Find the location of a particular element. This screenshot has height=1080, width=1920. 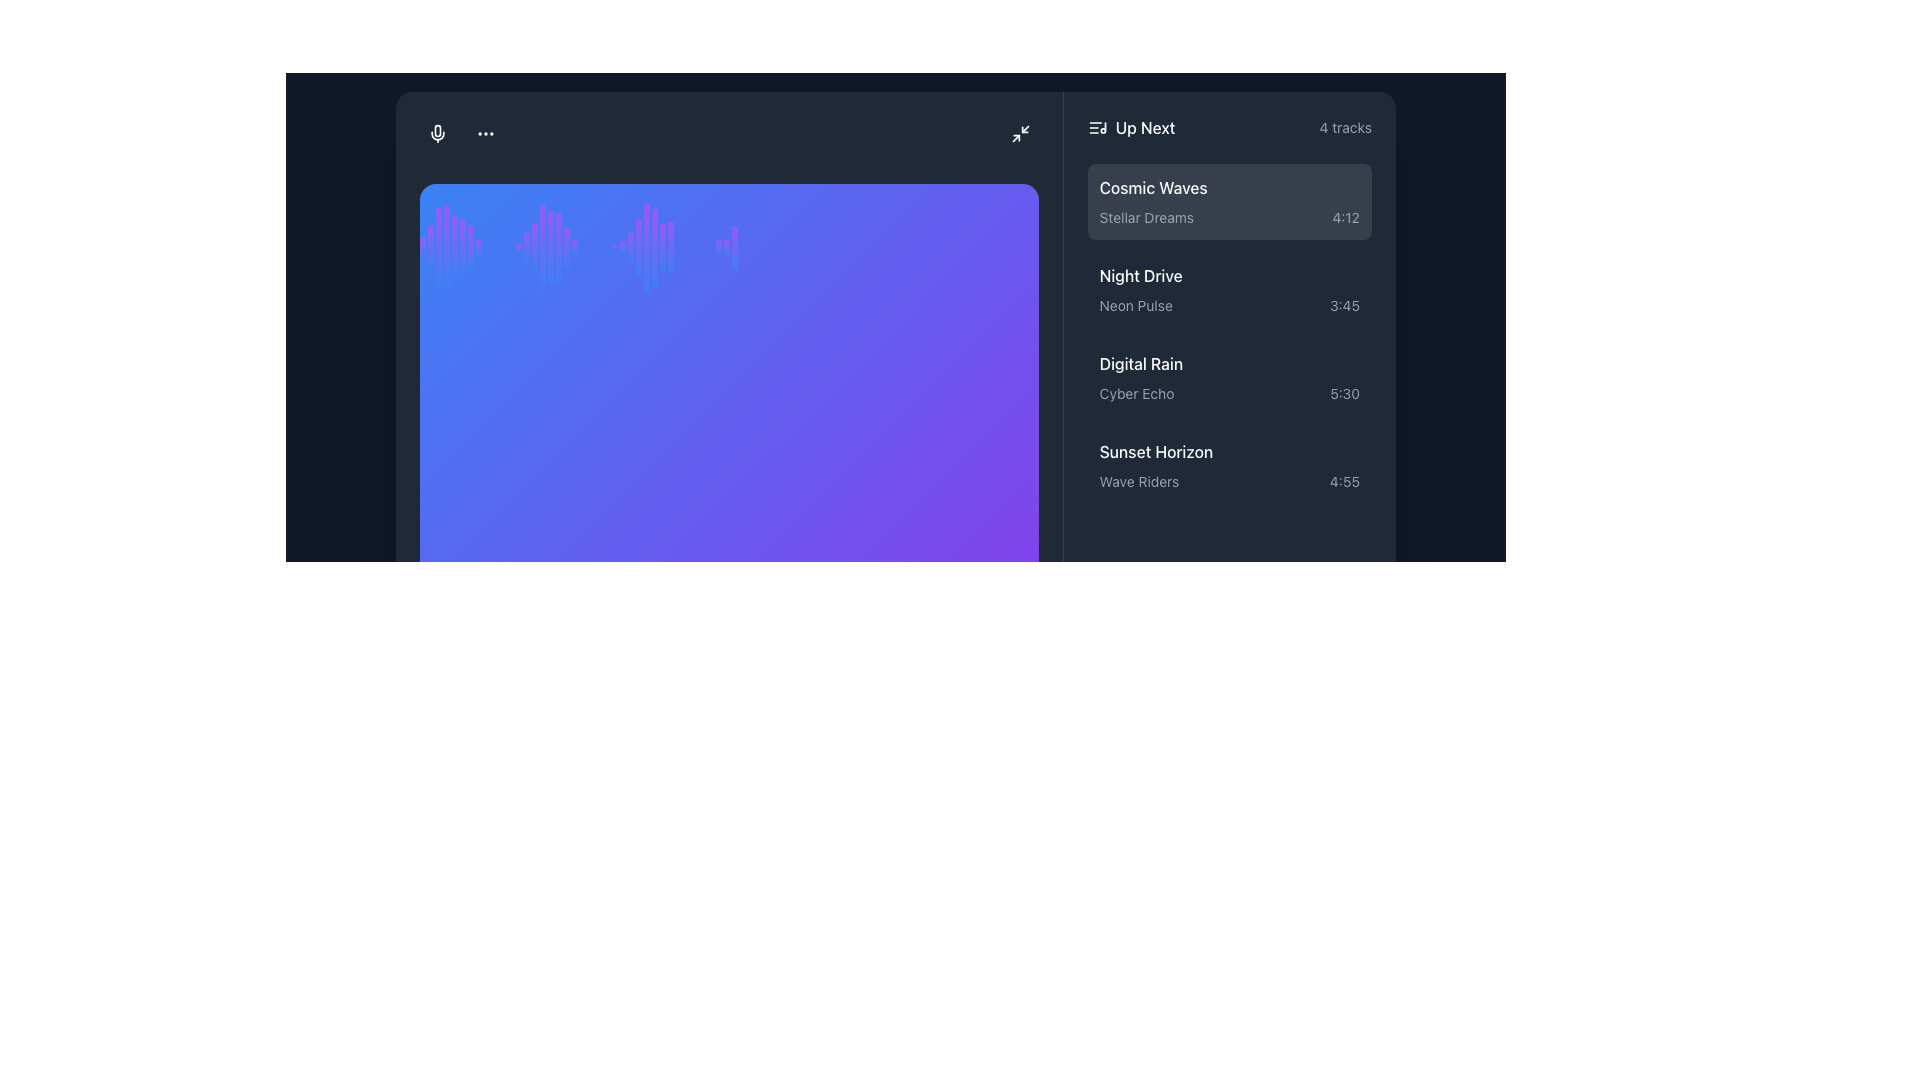

the 'Cosmic Waves' text label, which is displayed in bold white font on a dark background, located at the top of the highlighted list on the right-hand side of the interface for navigation or information is located at coordinates (1153, 187).